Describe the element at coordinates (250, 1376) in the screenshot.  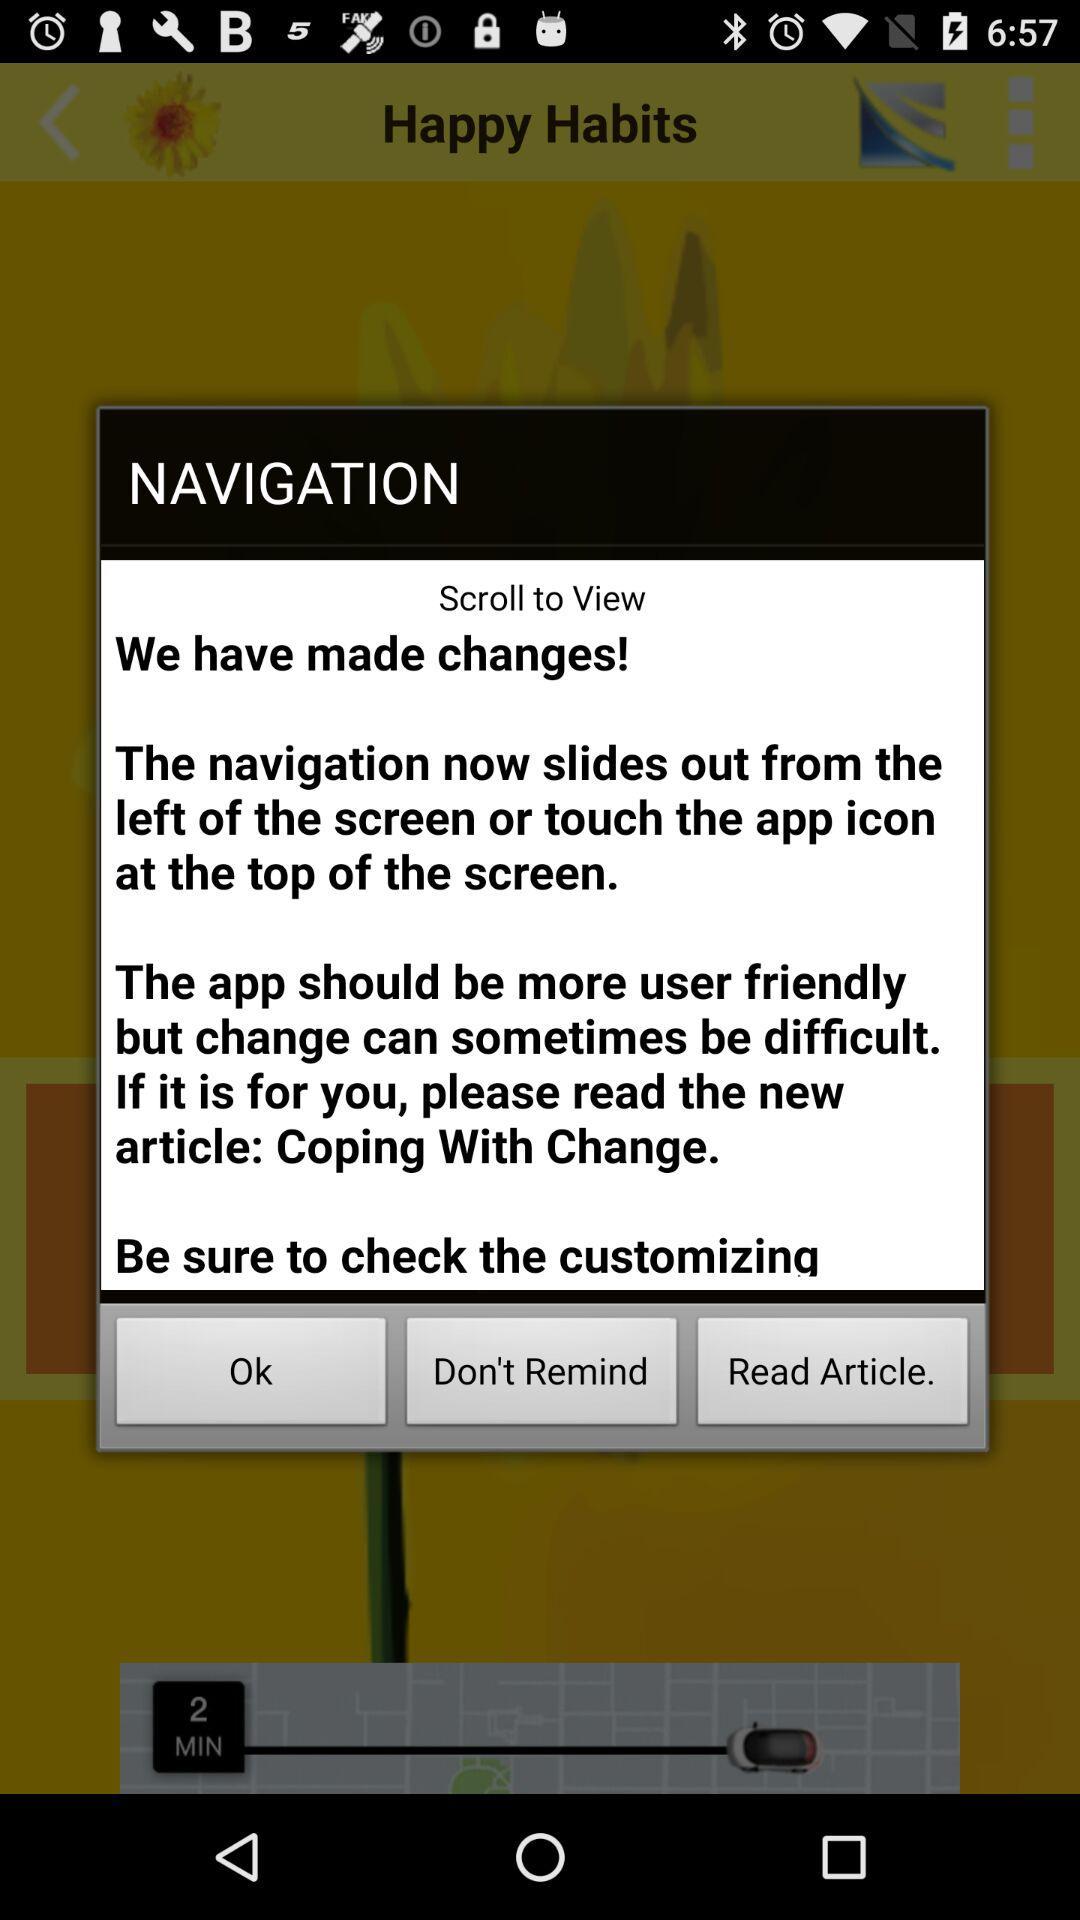
I see `ok at the bottom left corner` at that location.